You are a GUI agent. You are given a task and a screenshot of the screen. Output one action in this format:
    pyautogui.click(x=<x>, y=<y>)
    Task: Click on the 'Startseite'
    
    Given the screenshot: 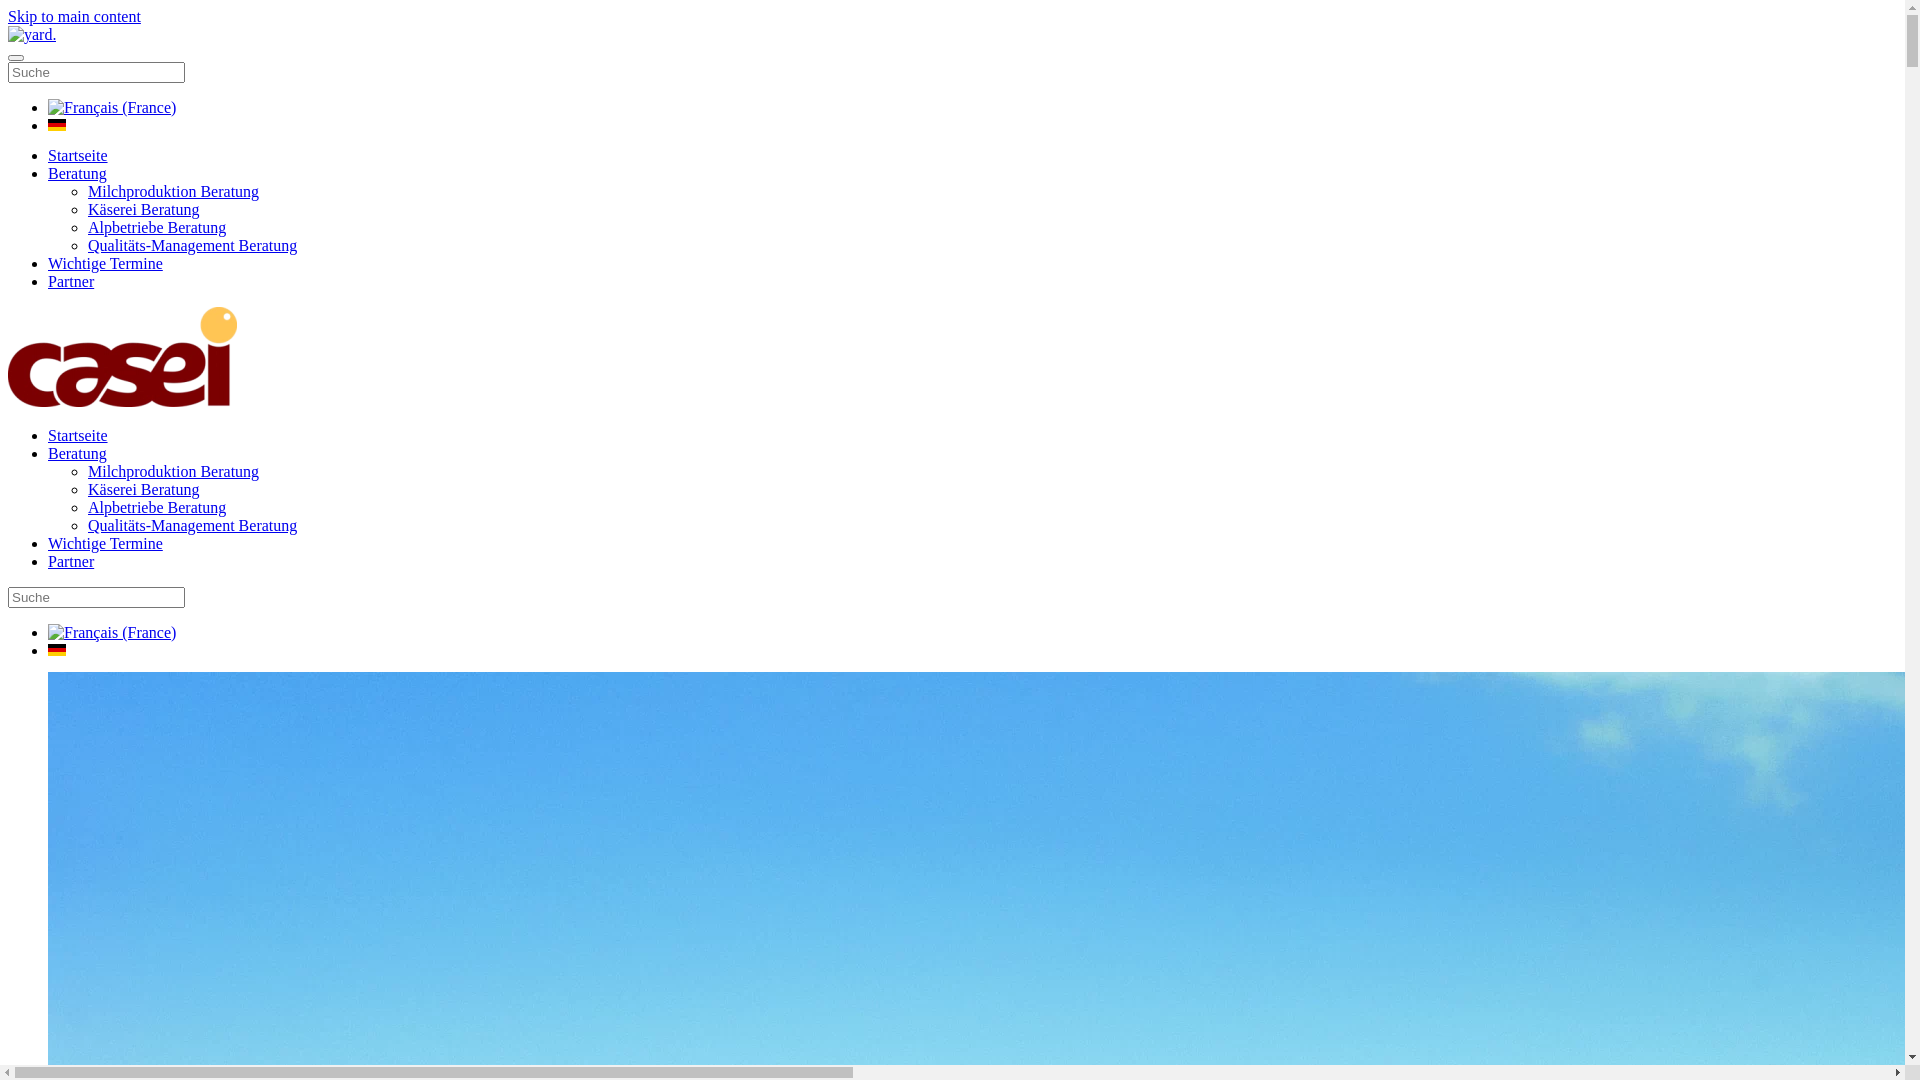 What is the action you would take?
    pyautogui.click(x=77, y=434)
    